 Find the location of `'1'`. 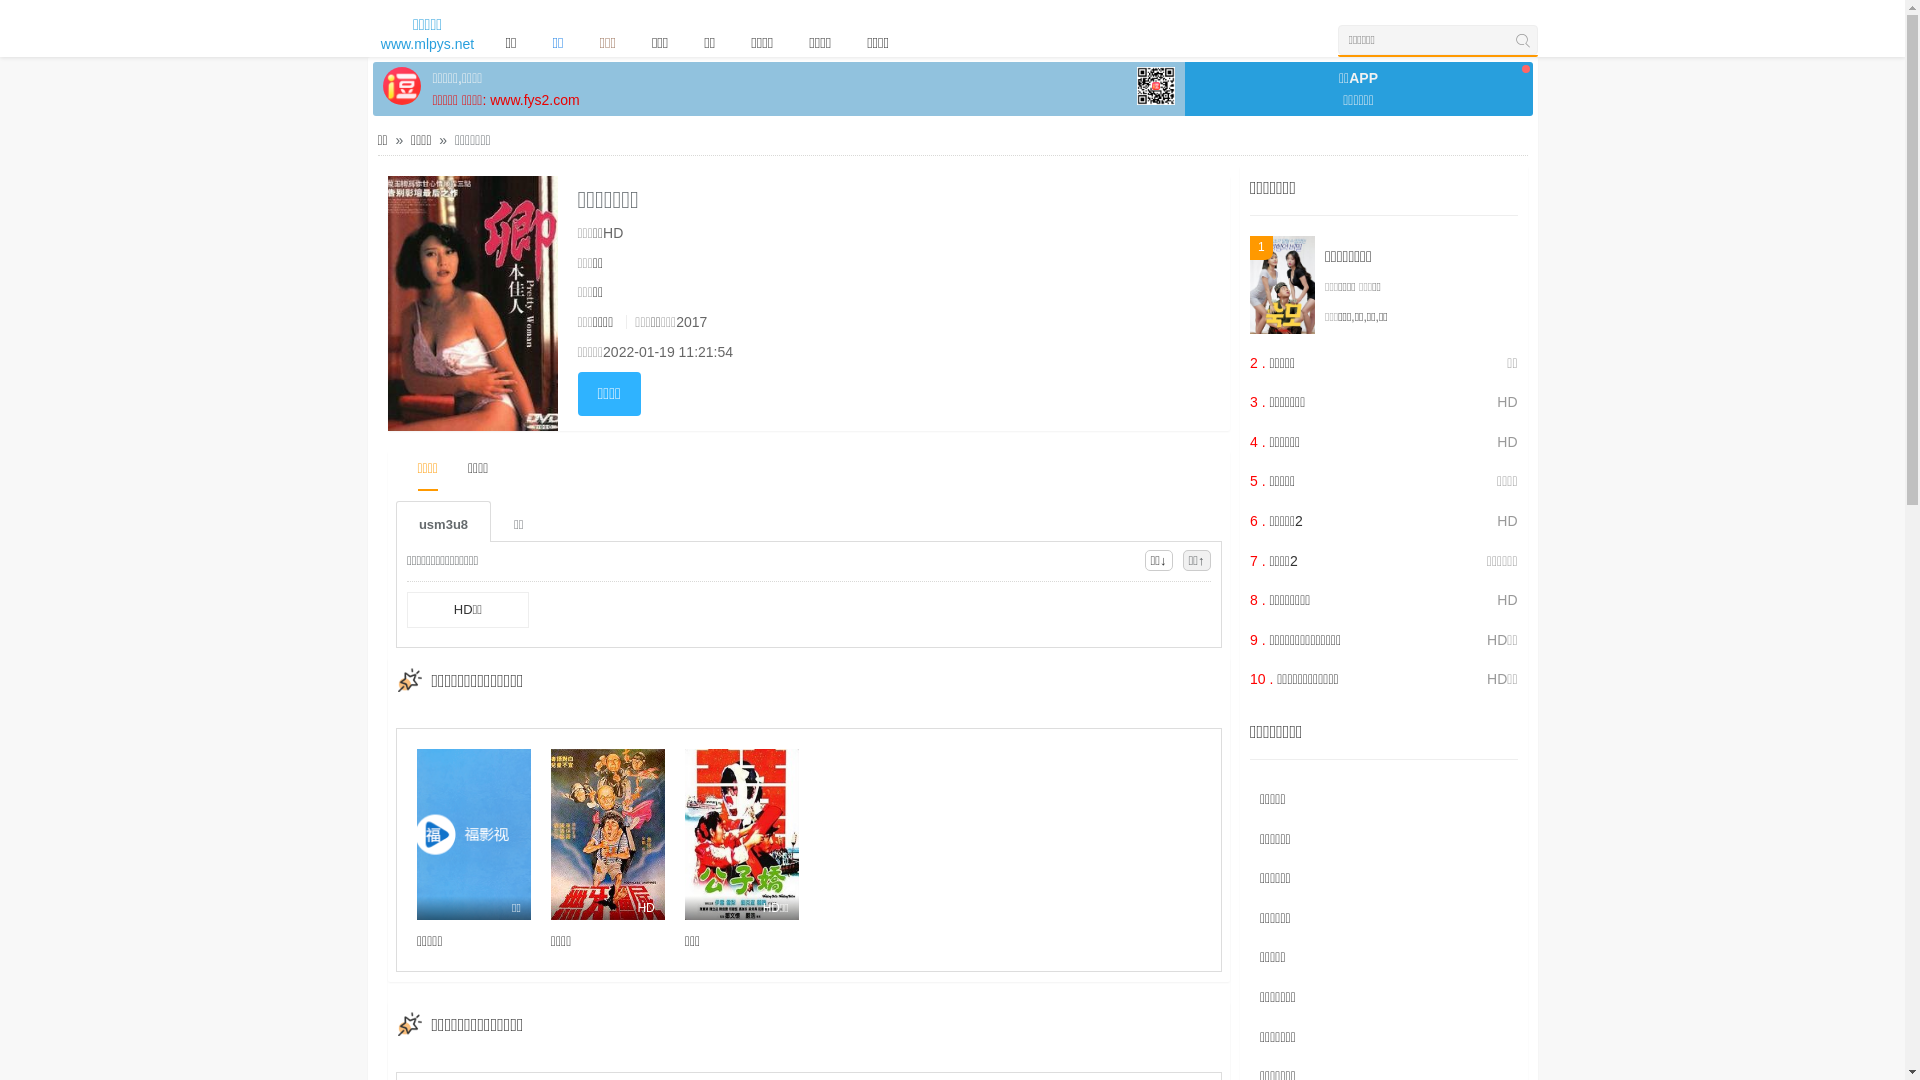

'1' is located at coordinates (1282, 285).